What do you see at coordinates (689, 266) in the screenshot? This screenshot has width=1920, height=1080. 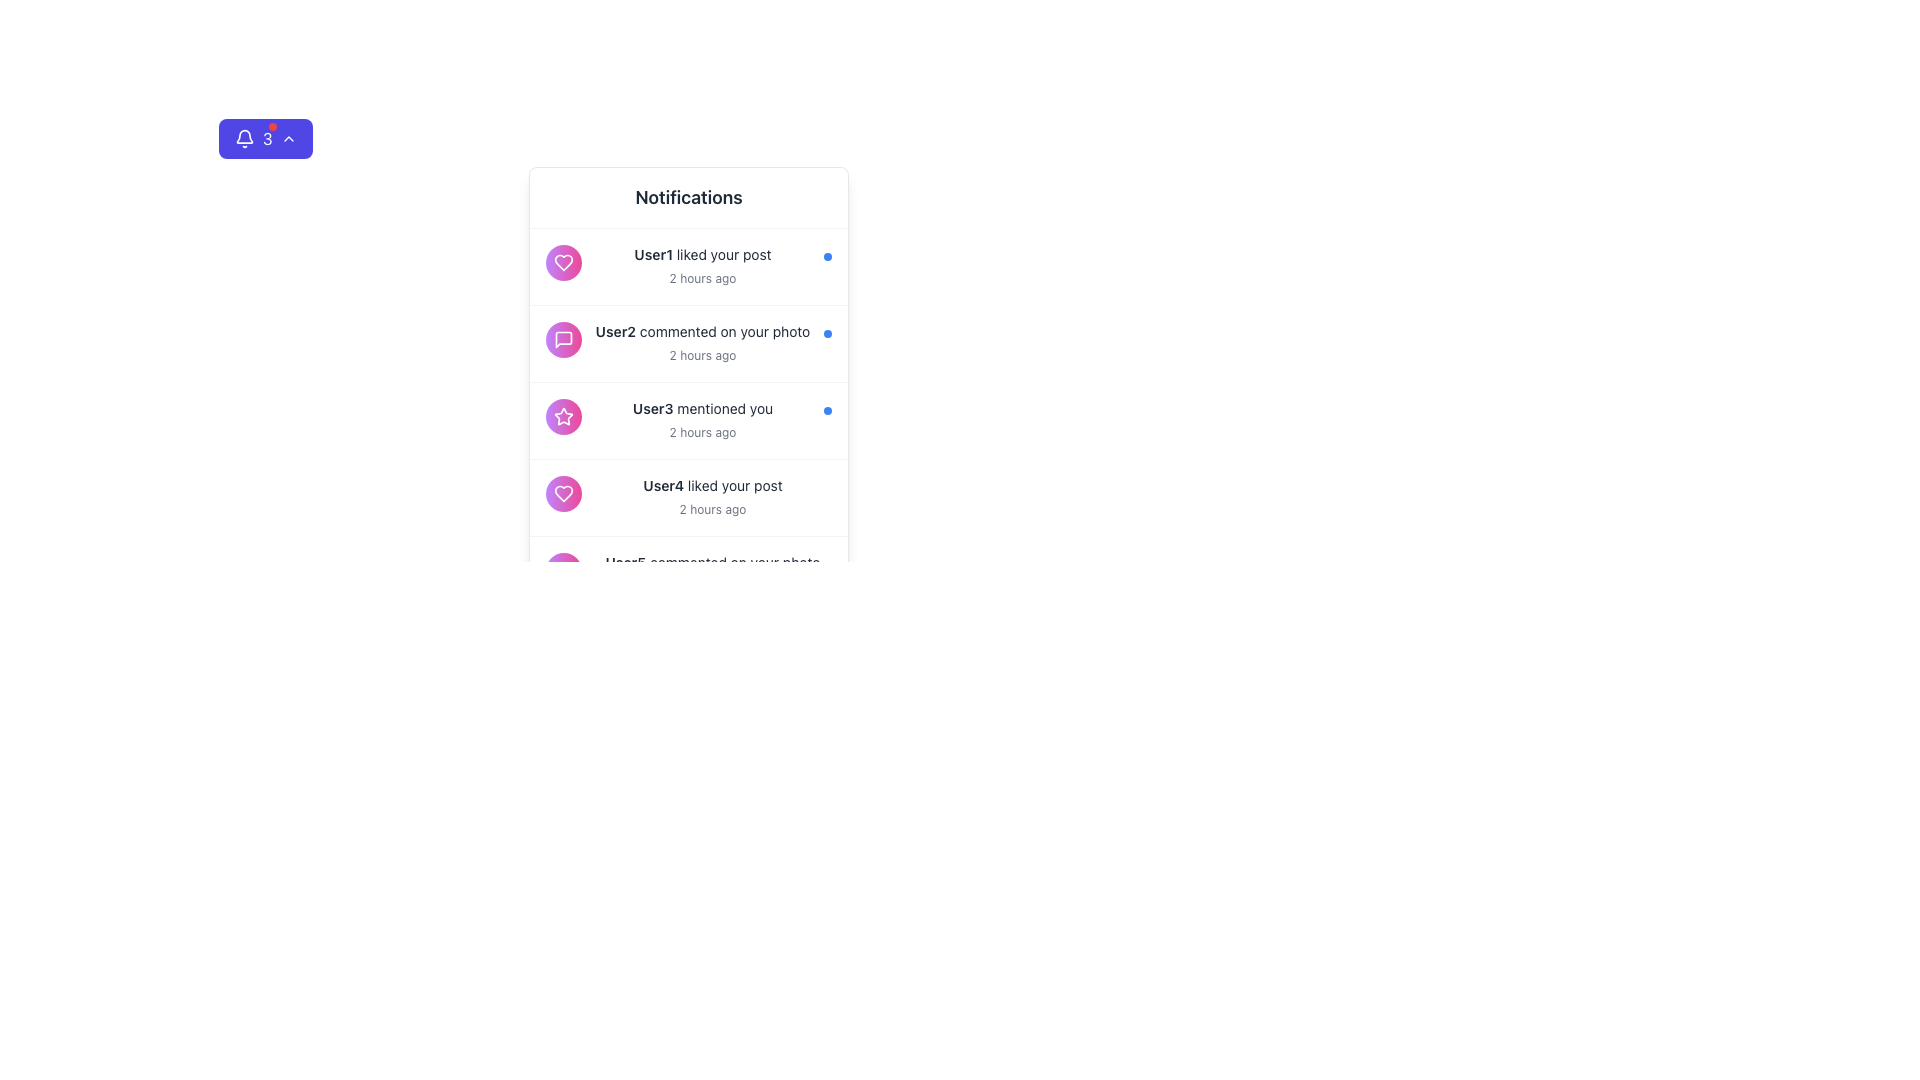 I see `the first notification entry with a purple gradient heart icon, bolded text 'User1', and the text 'liked your post'` at bounding box center [689, 266].